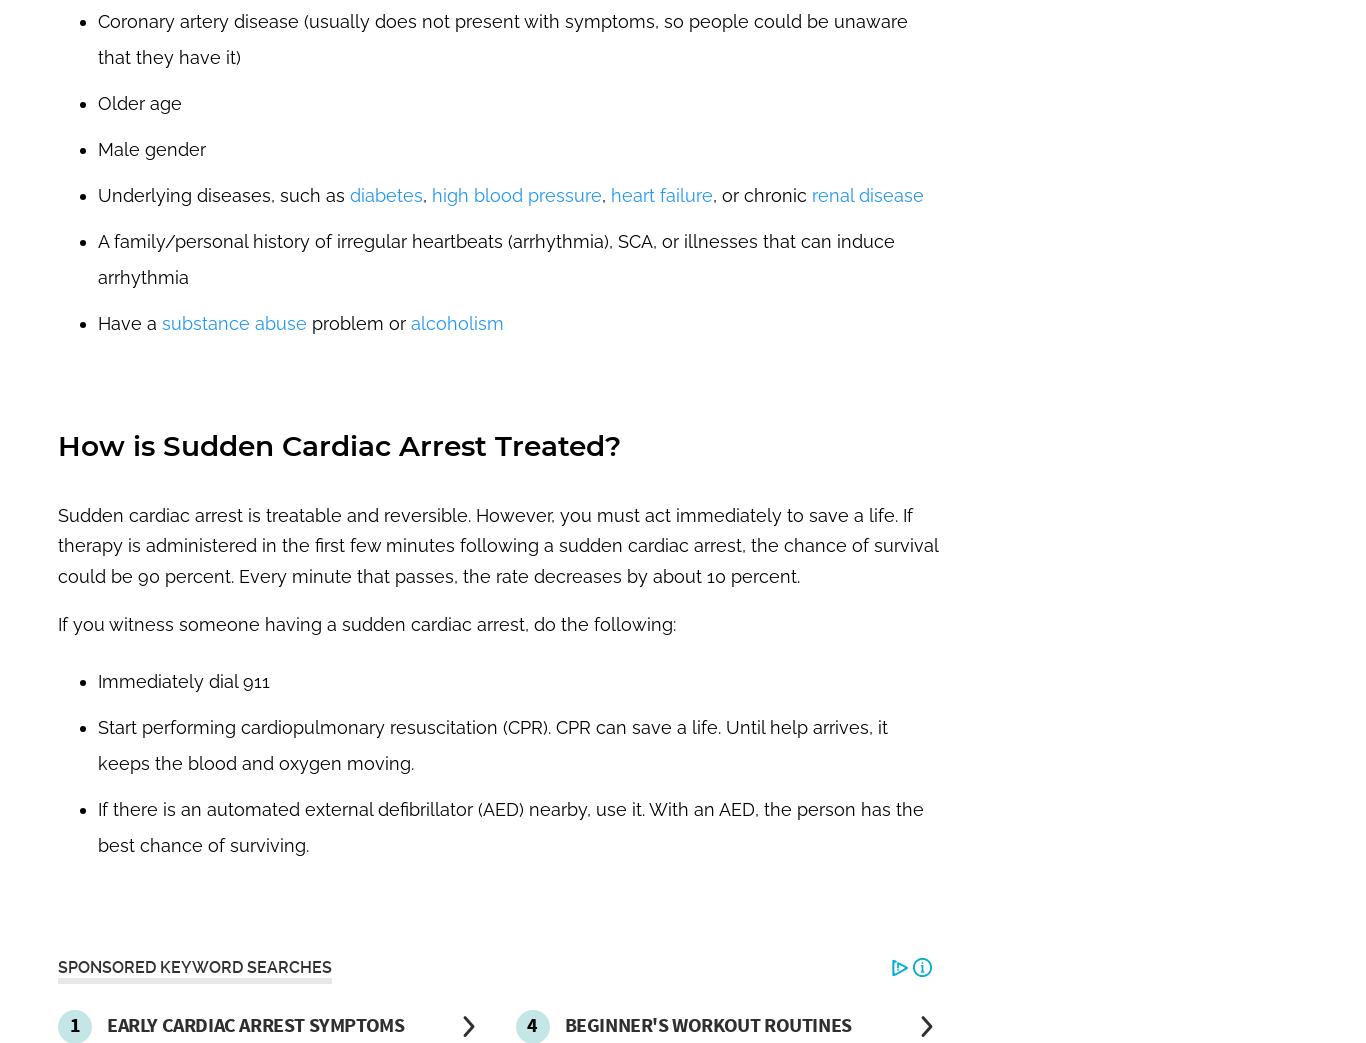 Image resolution: width=1366 pixels, height=1043 pixels. What do you see at coordinates (97, 193) in the screenshot?
I see `'Underlying diseases, such as'` at bounding box center [97, 193].